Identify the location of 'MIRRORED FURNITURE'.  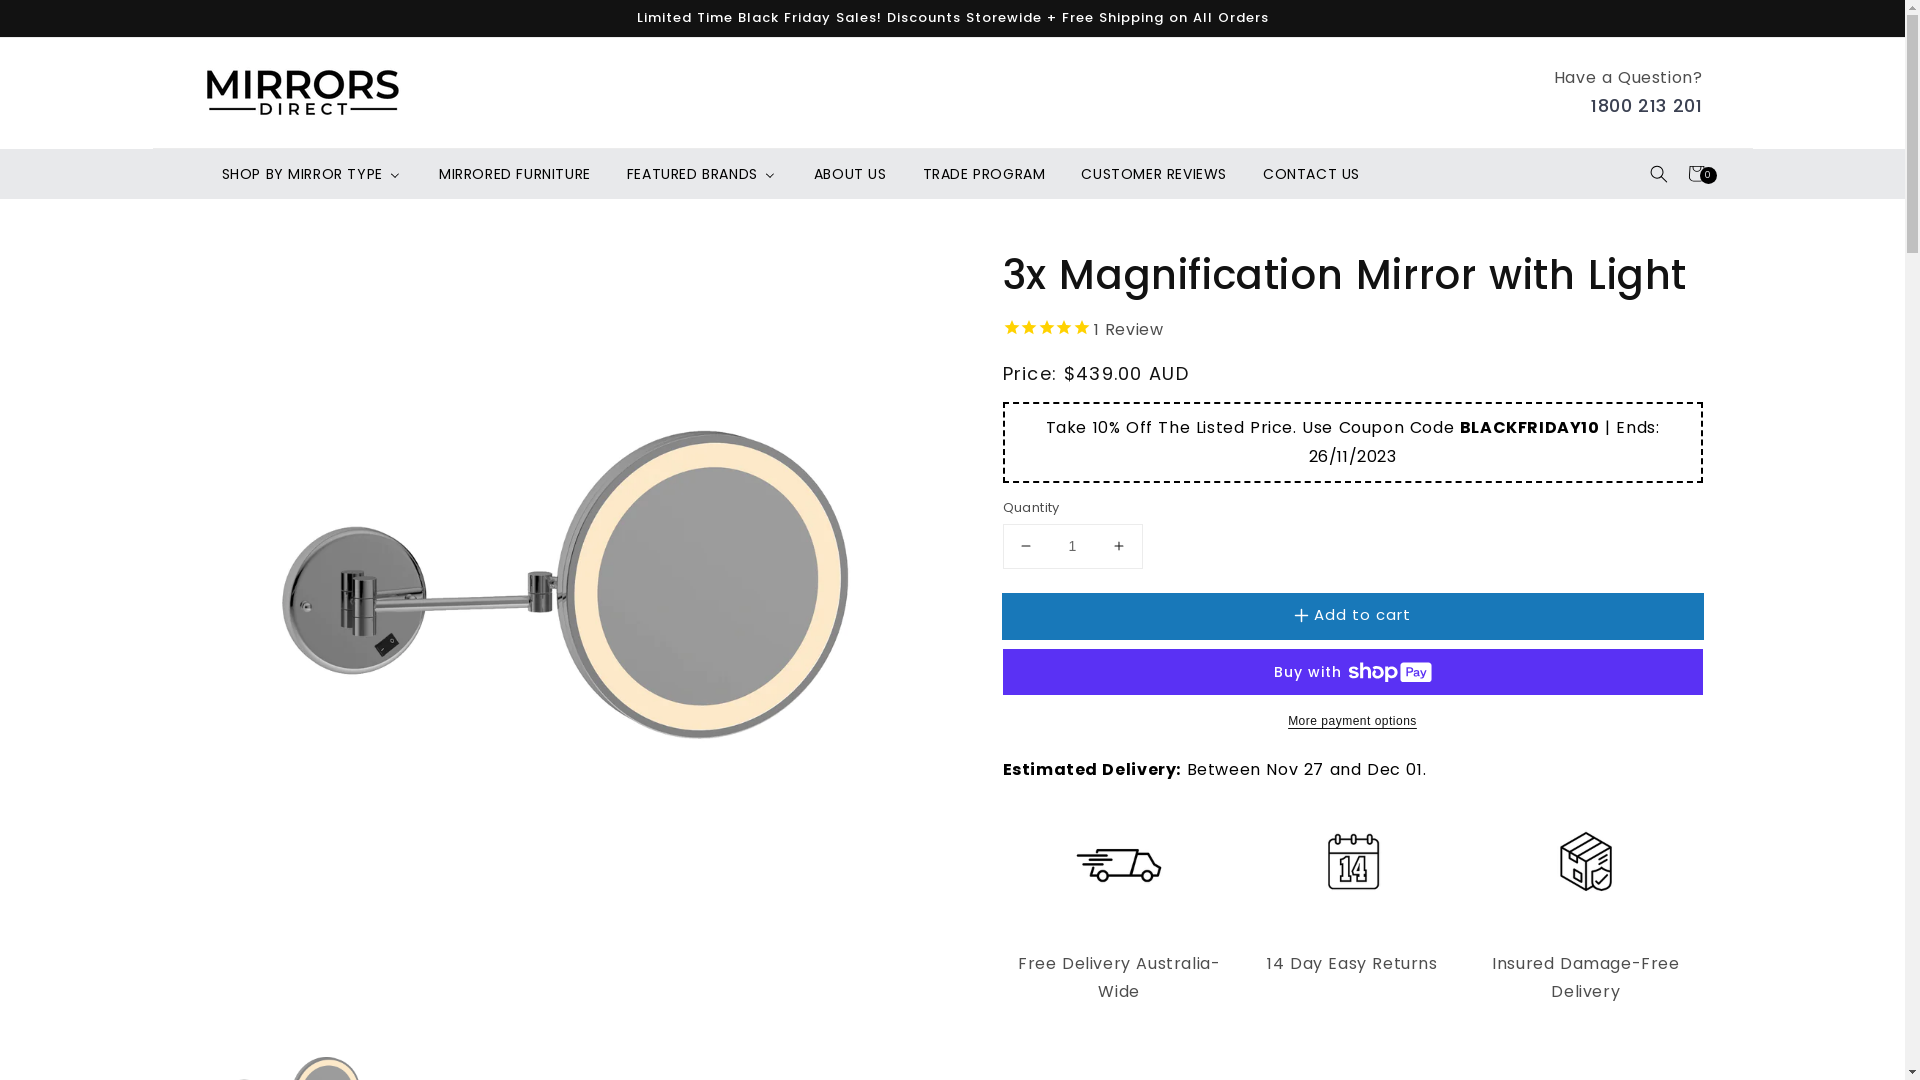
(419, 172).